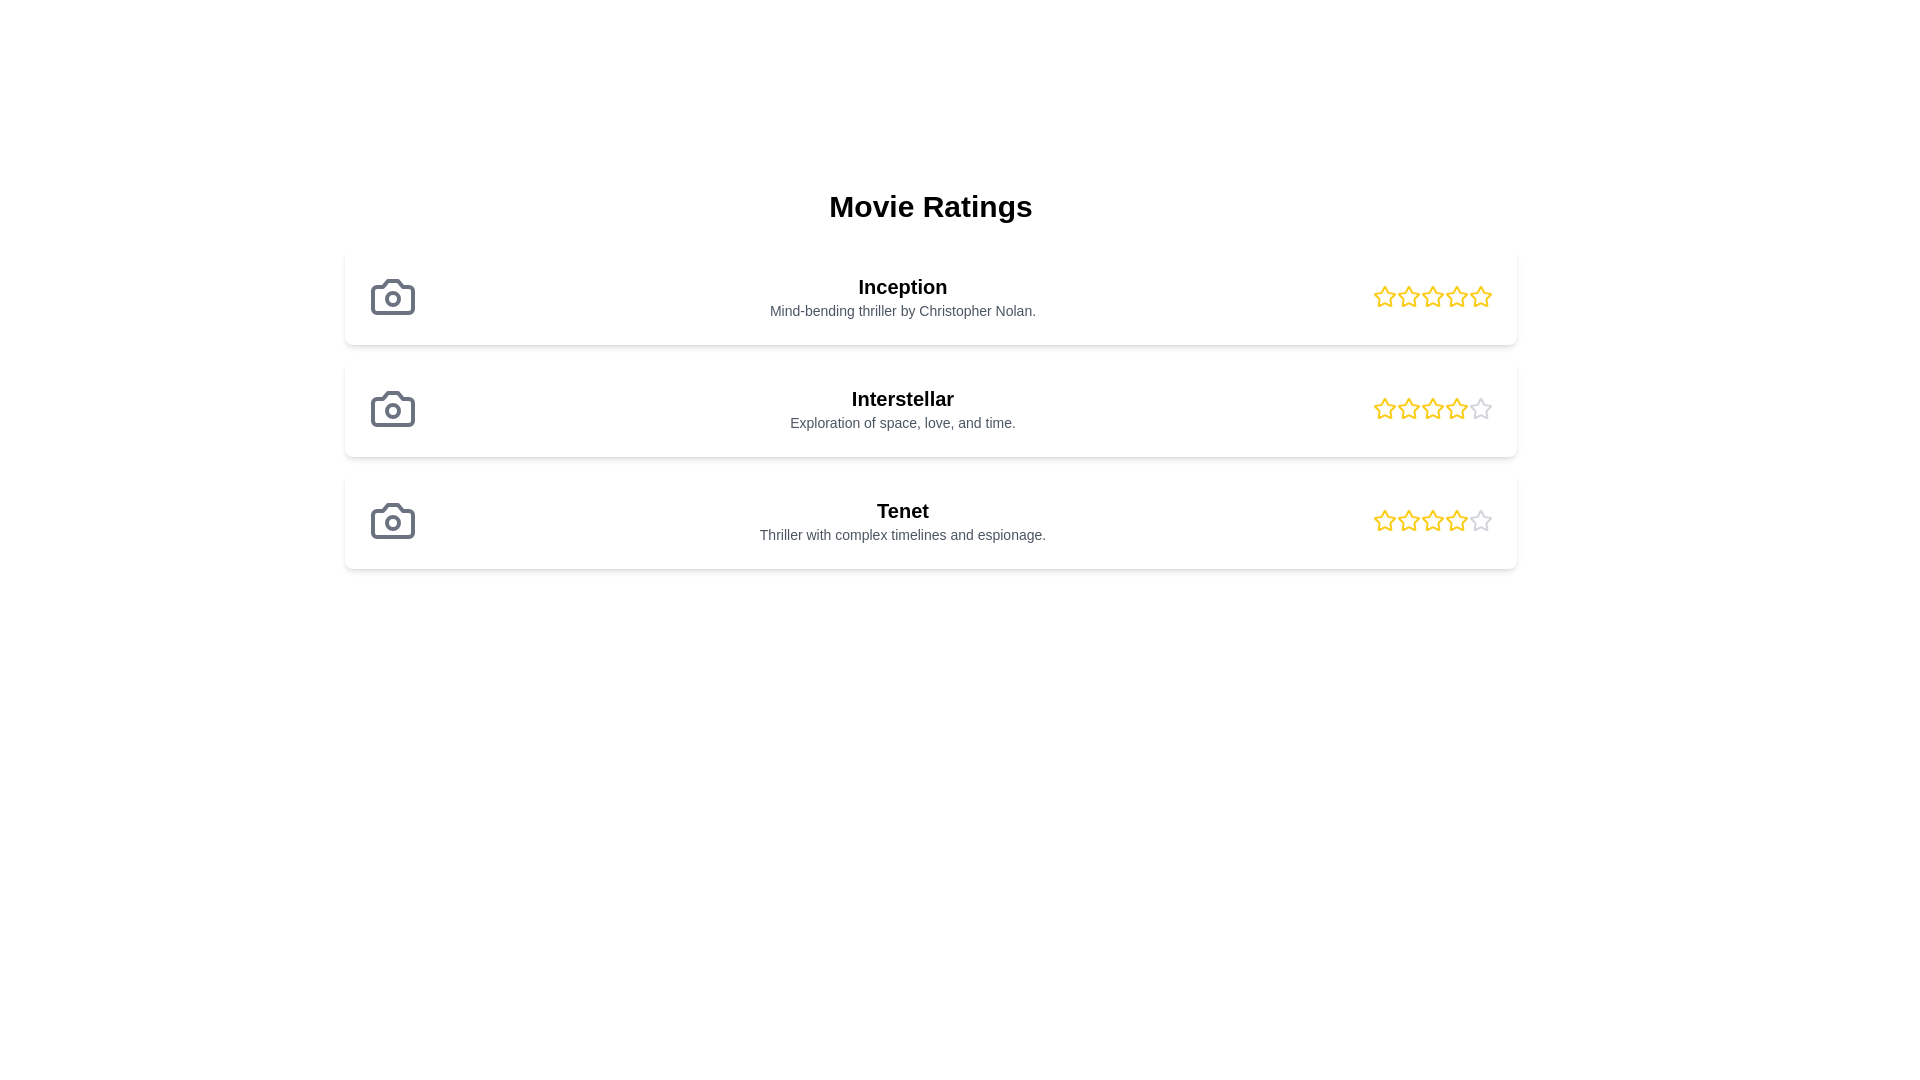 Image resolution: width=1920 pixels, height=1080 pixels. What do you see at coordinates (1481, 407) in the screenshot?
I see `the fifth star-shaped icon in the star rating element for the 'Interstellar' movie` at bounding box center [1481, 407].